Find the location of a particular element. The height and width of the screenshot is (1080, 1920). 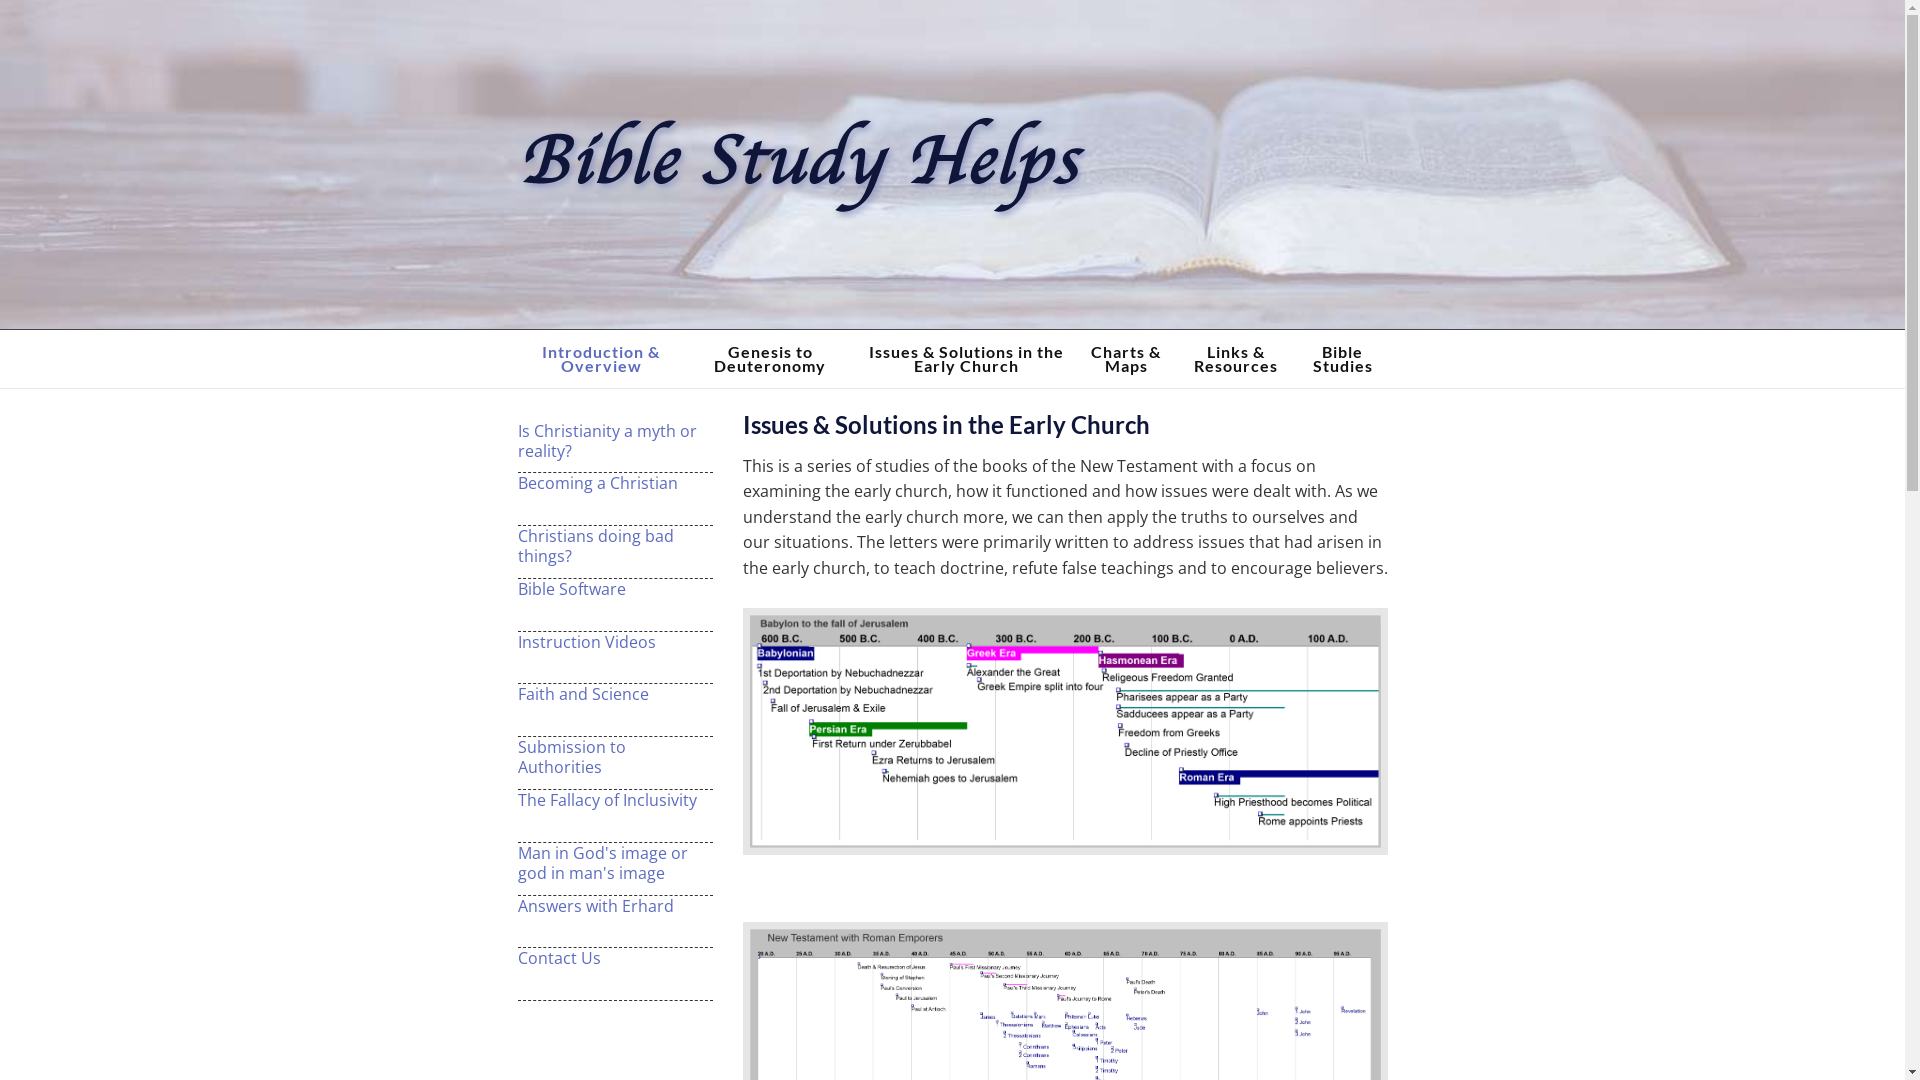

'Christians doing bad things?' is located at coordinates (614, 546).